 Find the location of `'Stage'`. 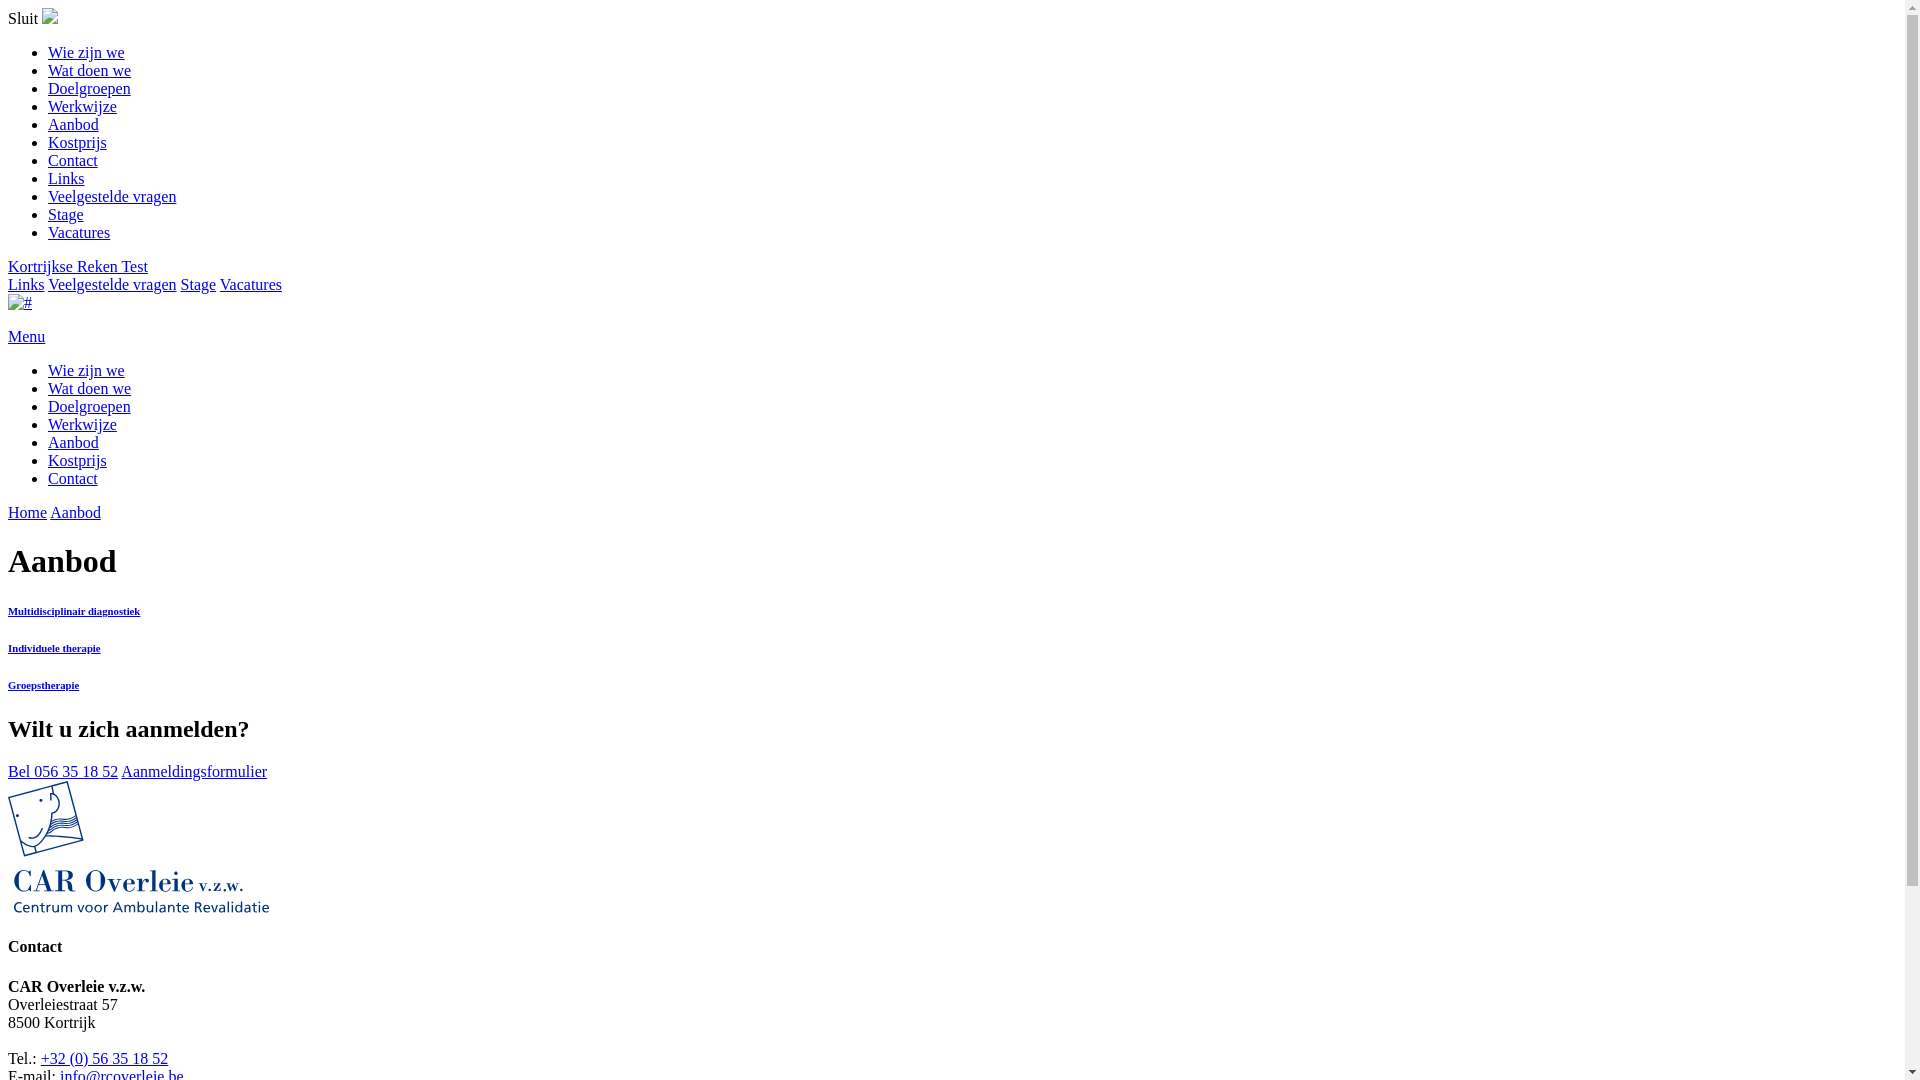

'Stage' is located at coordinates (198, 284).